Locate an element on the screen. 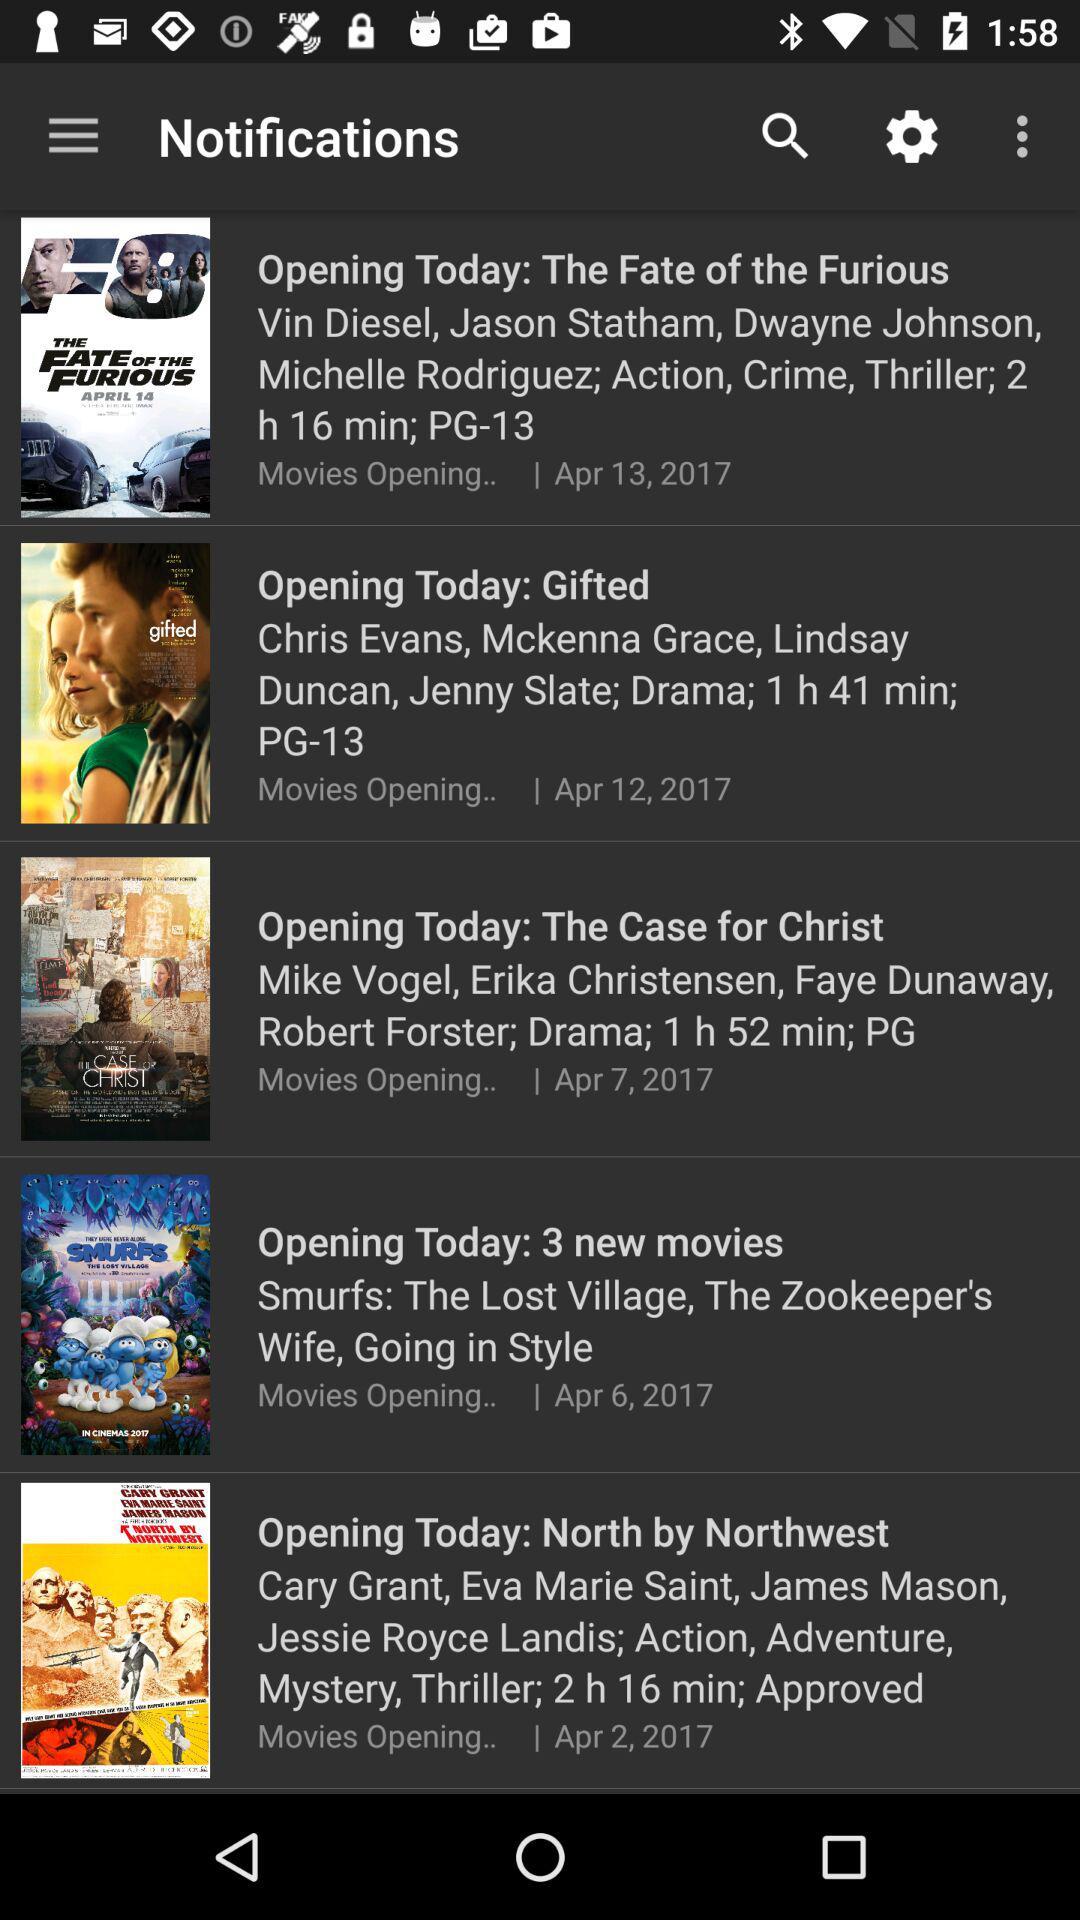  the item next to the movies opening today is located at coordinates (535, 1734).